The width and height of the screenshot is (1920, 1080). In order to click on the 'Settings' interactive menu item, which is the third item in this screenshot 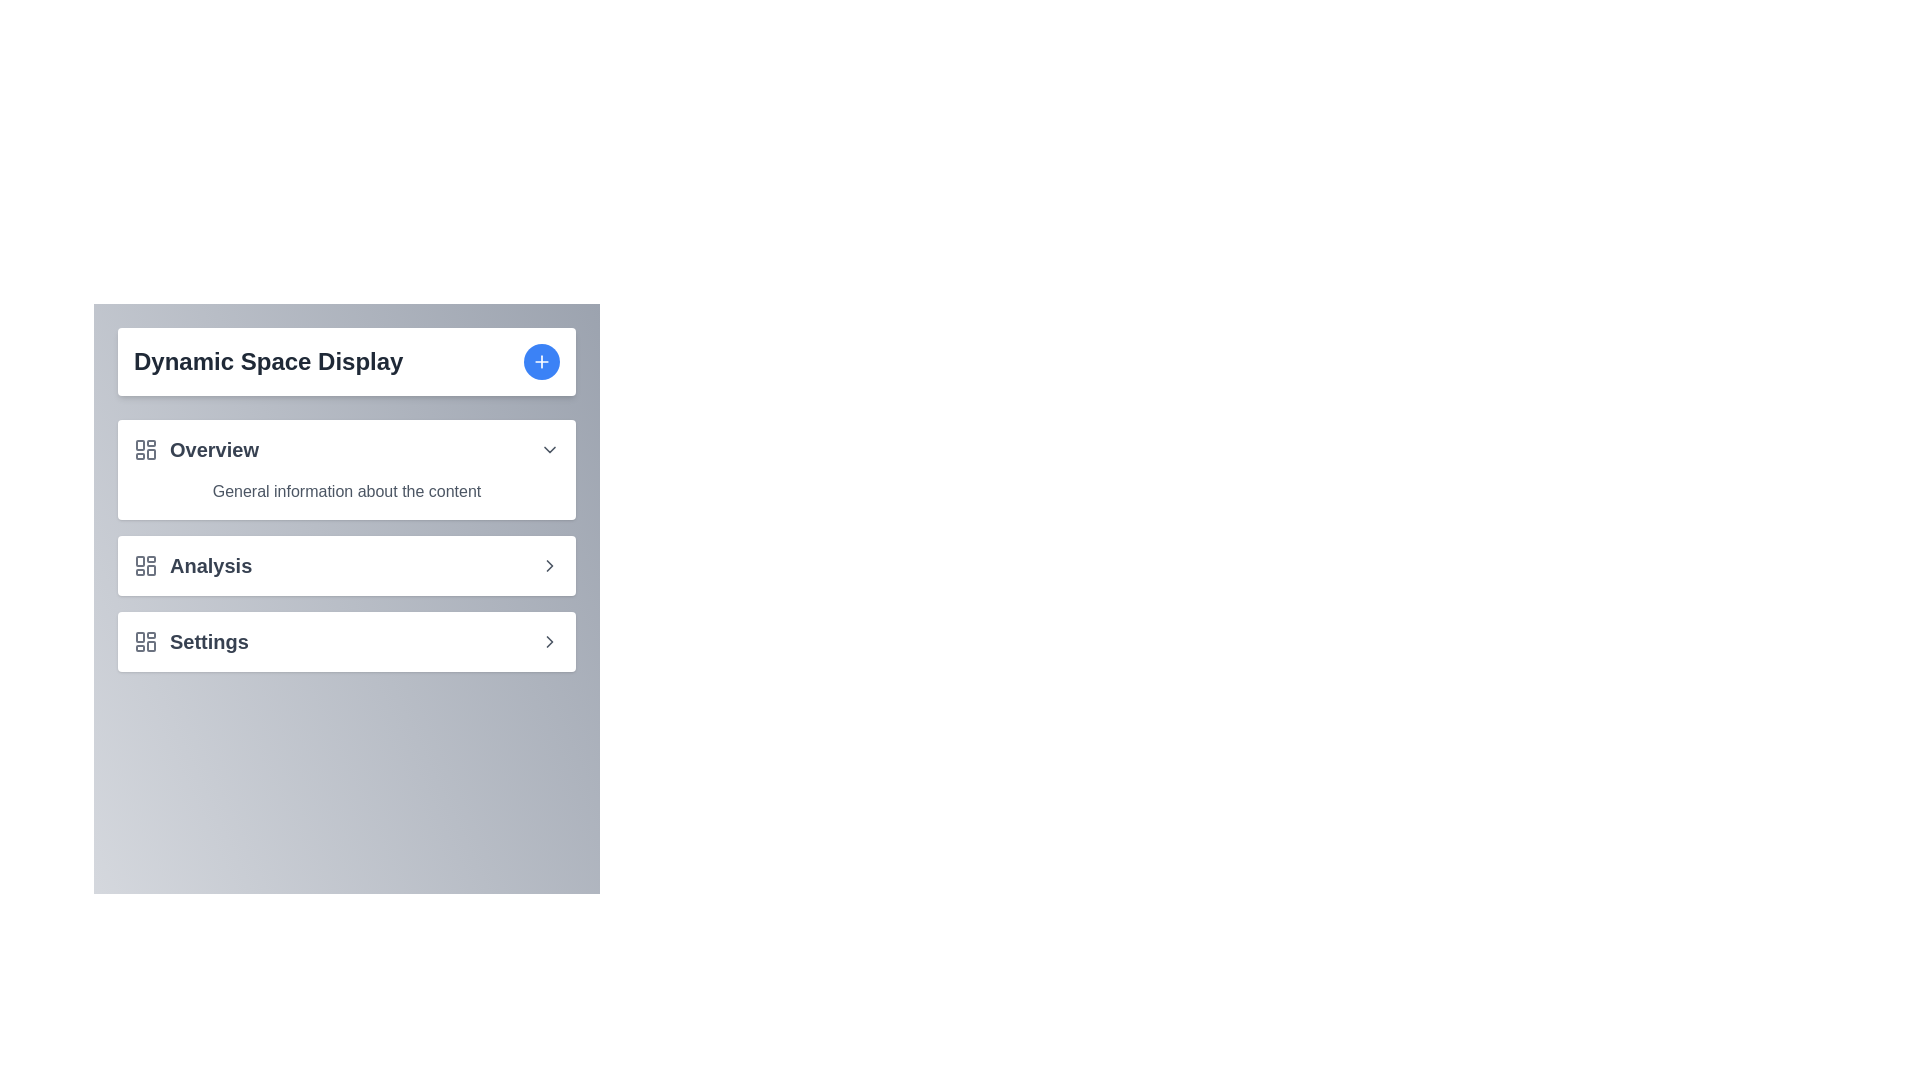, I will do `click(191, 641)`.